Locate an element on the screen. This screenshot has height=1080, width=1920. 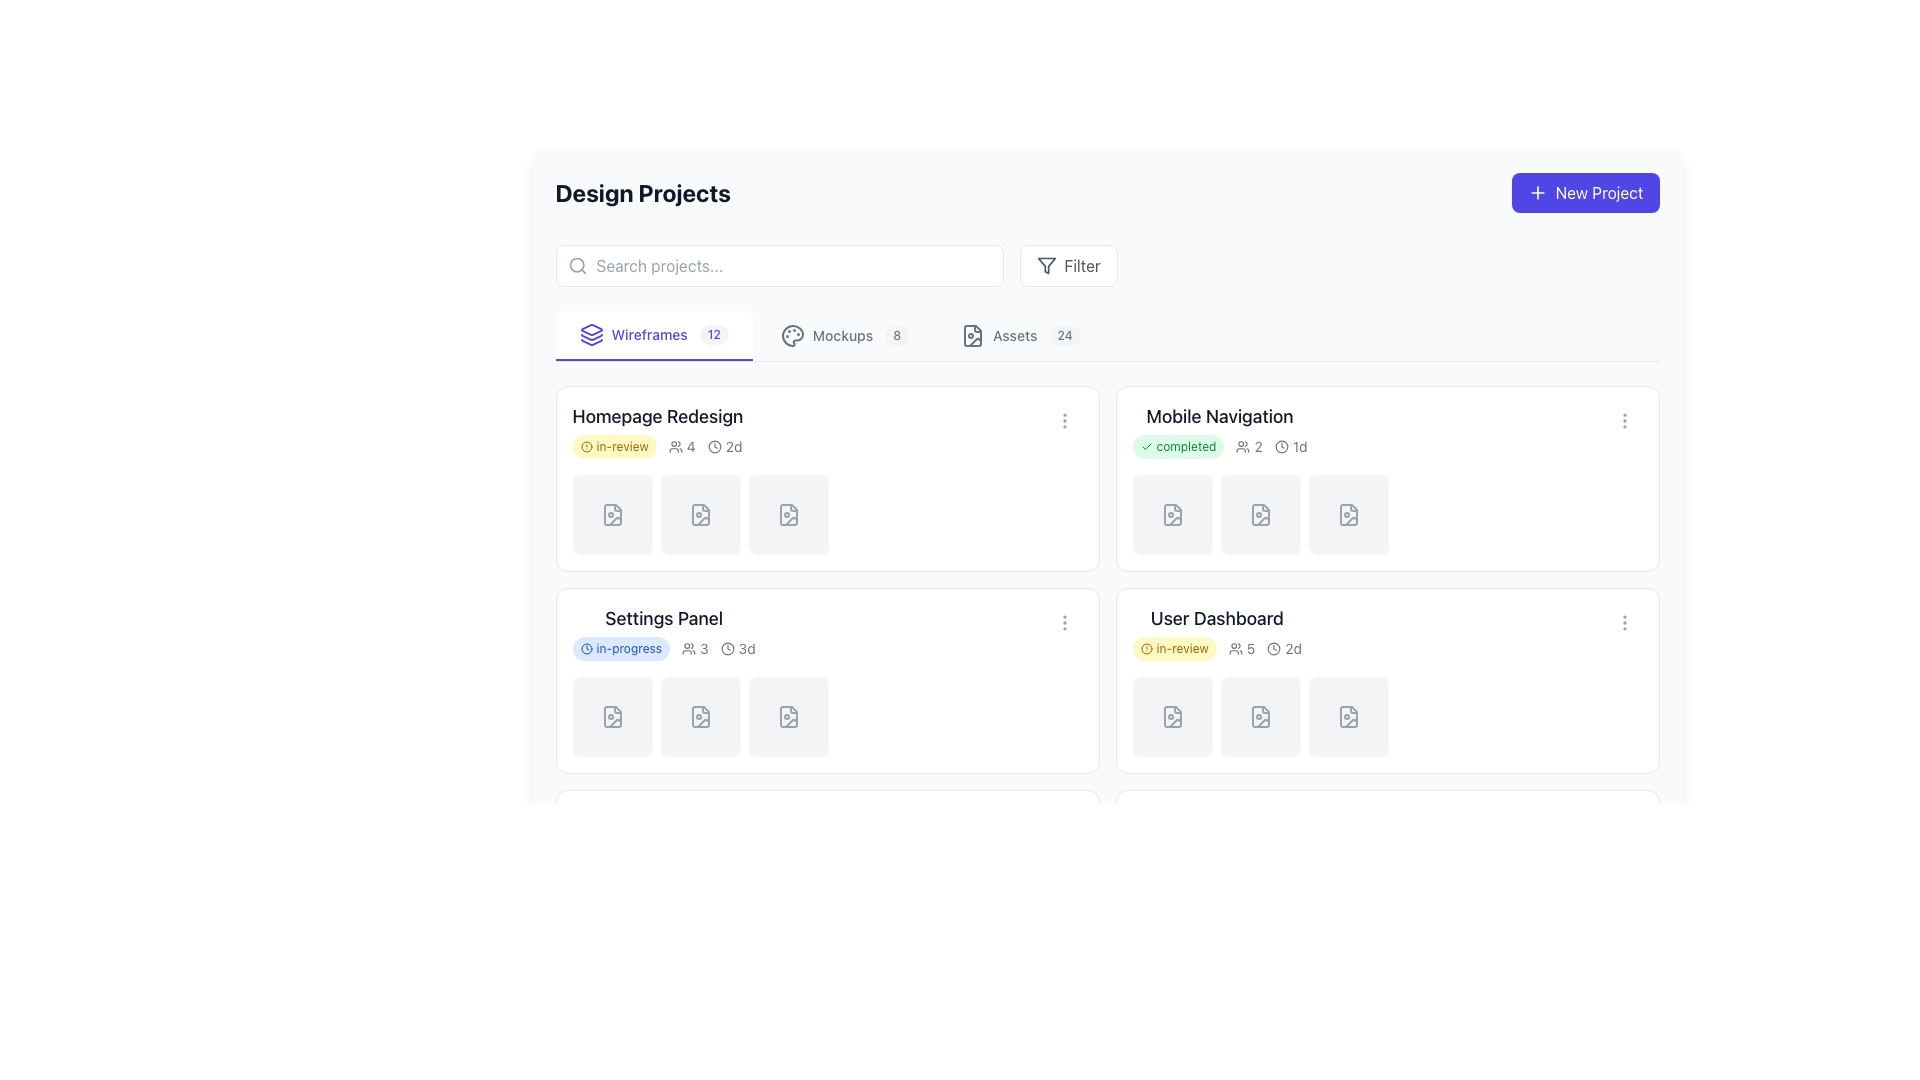
the leftmost interactive navigation item in the menu to filter the displayed content to 'Wireframes' is located at coordinates (654, 334).